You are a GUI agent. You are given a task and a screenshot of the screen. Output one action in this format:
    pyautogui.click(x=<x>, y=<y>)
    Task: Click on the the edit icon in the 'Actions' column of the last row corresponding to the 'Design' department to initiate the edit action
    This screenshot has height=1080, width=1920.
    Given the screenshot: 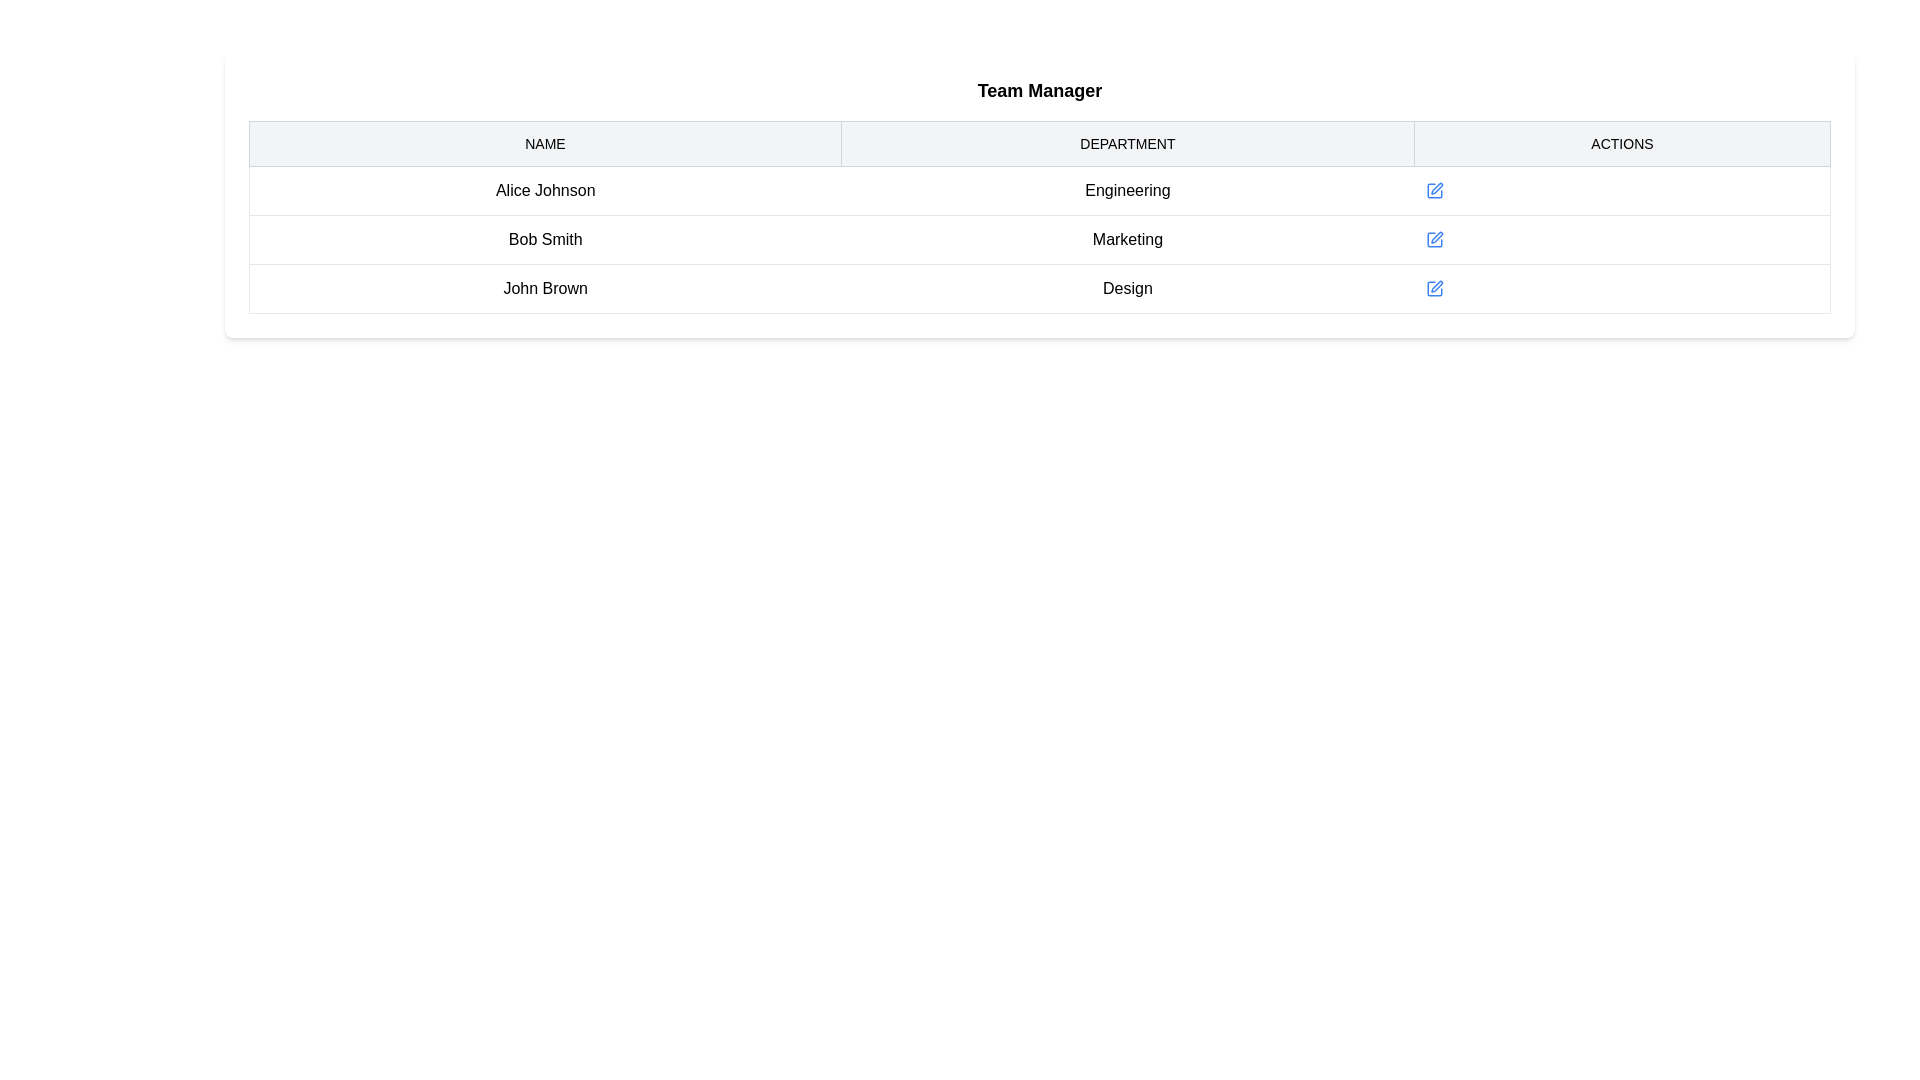 What is the action you would take?
    pyautogui.click(x=1435, y=286)
    